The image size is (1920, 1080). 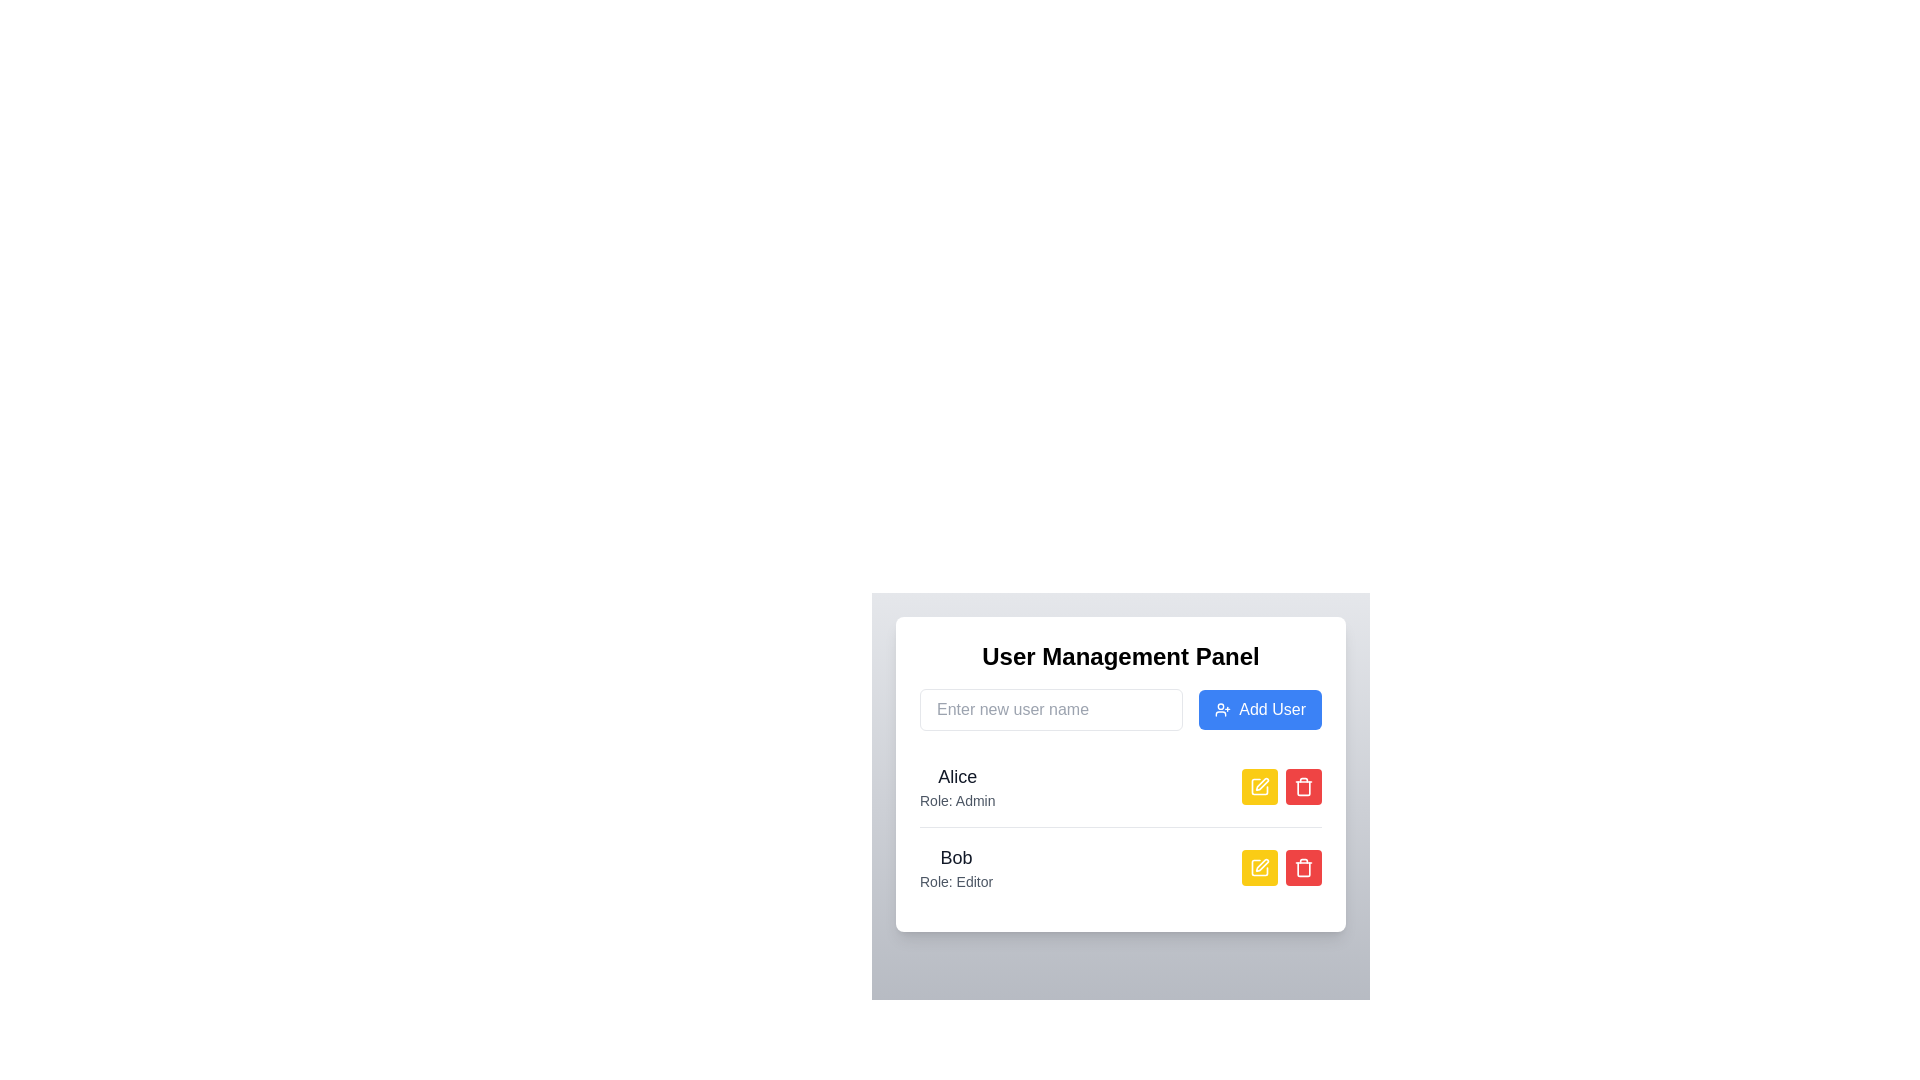 I want to click on the static text label that indicates Bob's role as 'Editor', which is positioned below the username 'Bob' and aligned with the edit and delete buttons, so click(x=955, y=881).